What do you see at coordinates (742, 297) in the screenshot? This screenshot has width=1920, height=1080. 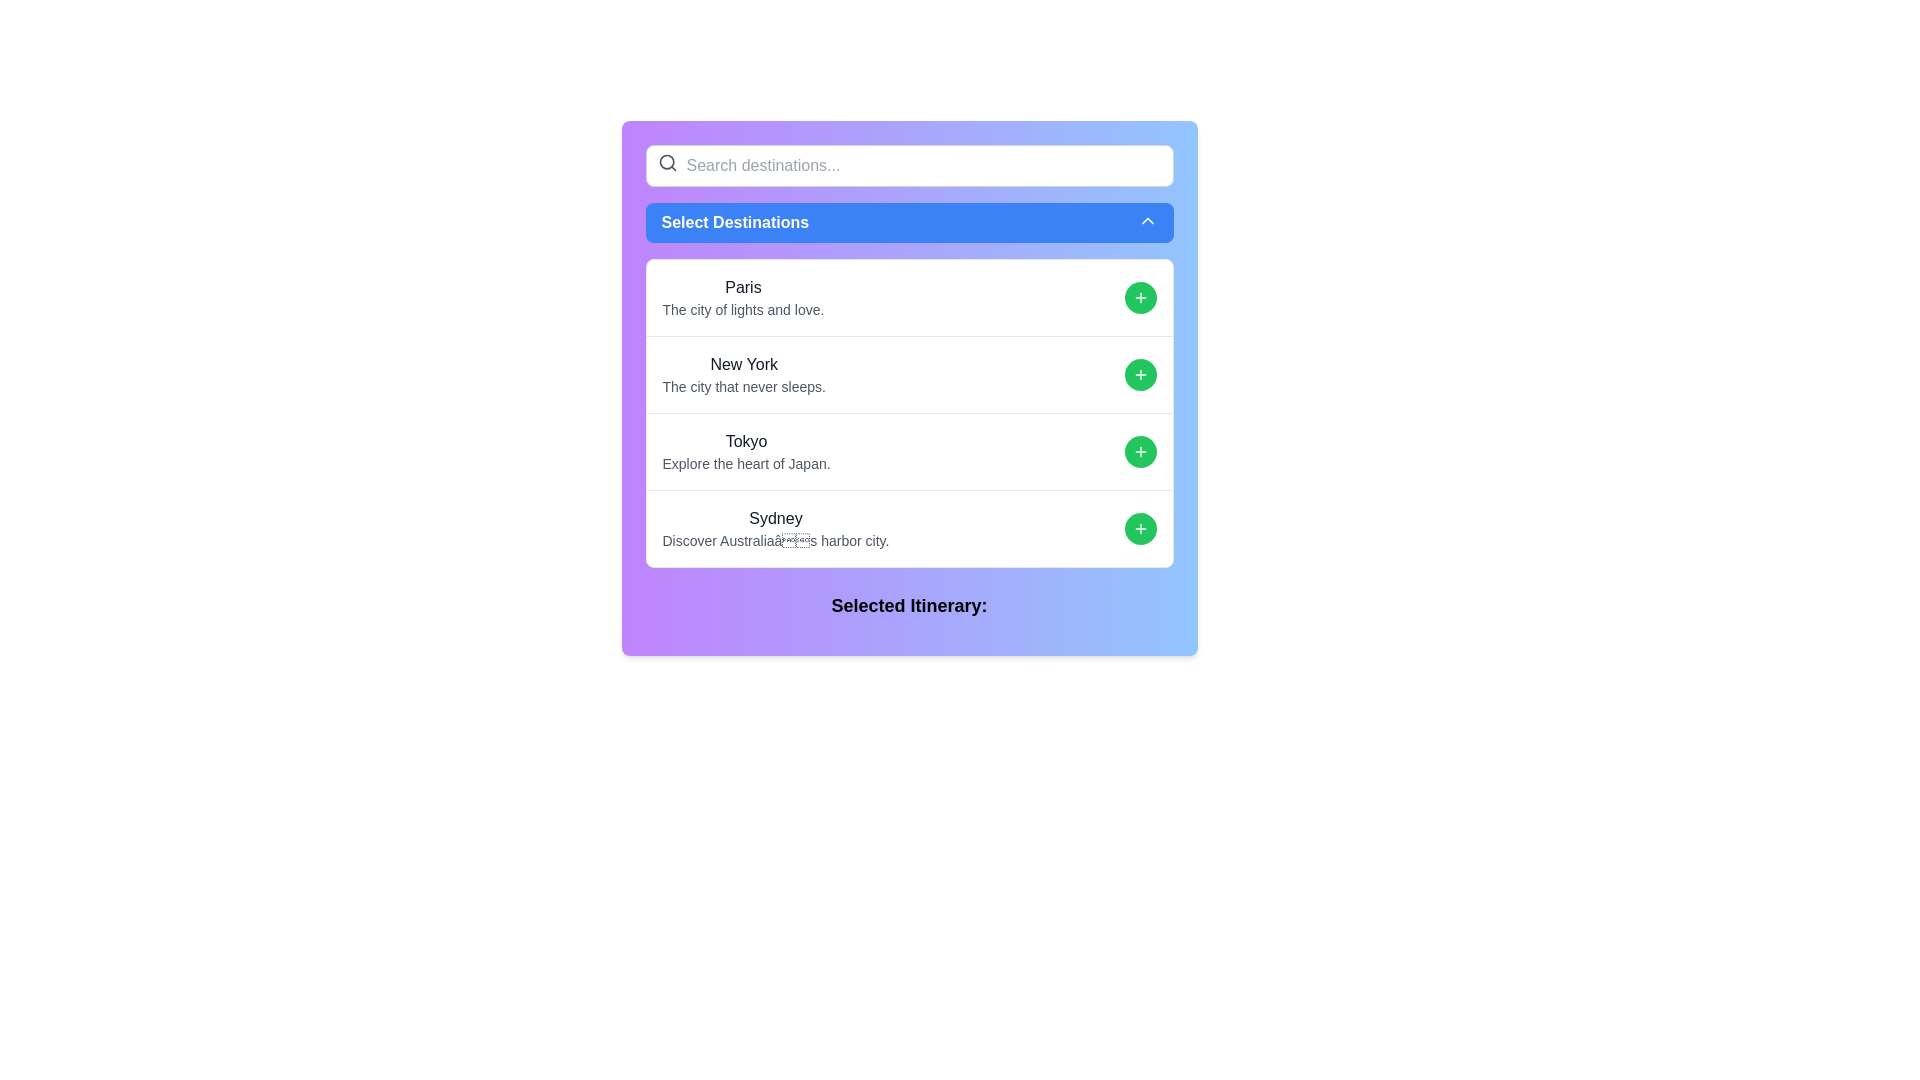 I see `the composite text block titled 'Paris' which contains a description about 'The city of lights and love'. This element is the topmost entry in a list of destinations` at bounding box center [742, 297].